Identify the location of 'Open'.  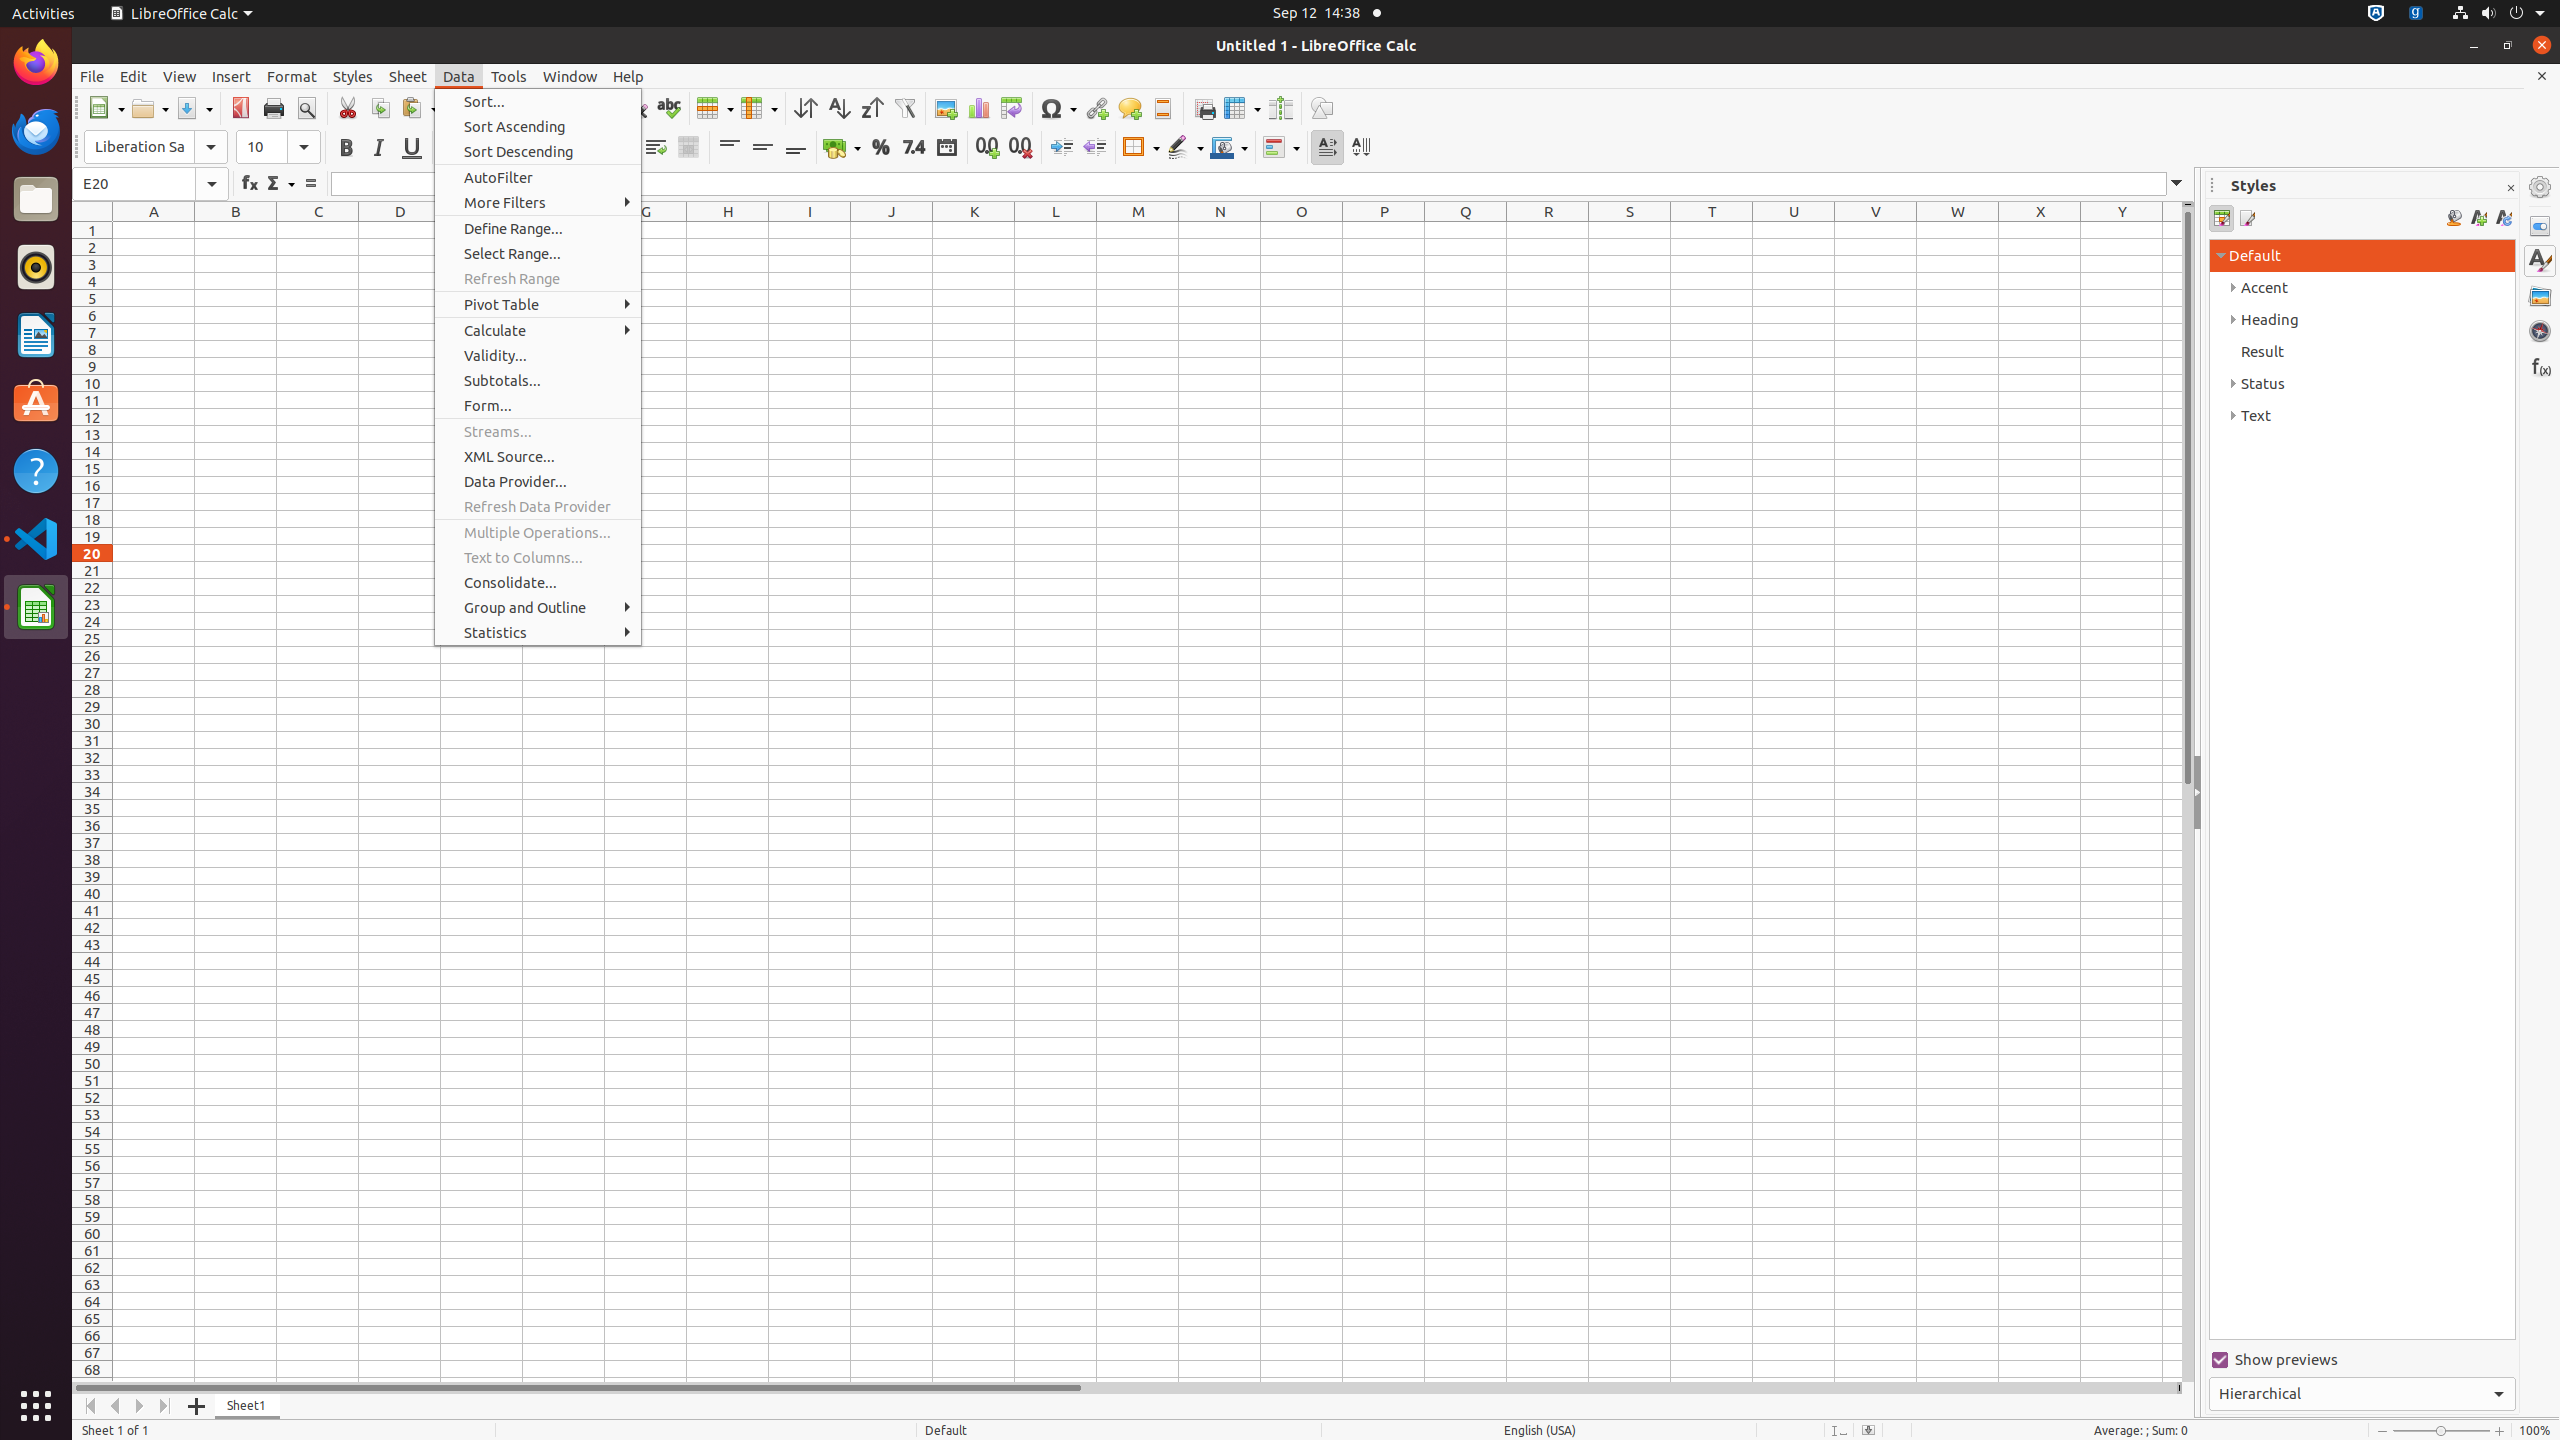
(150, 107).